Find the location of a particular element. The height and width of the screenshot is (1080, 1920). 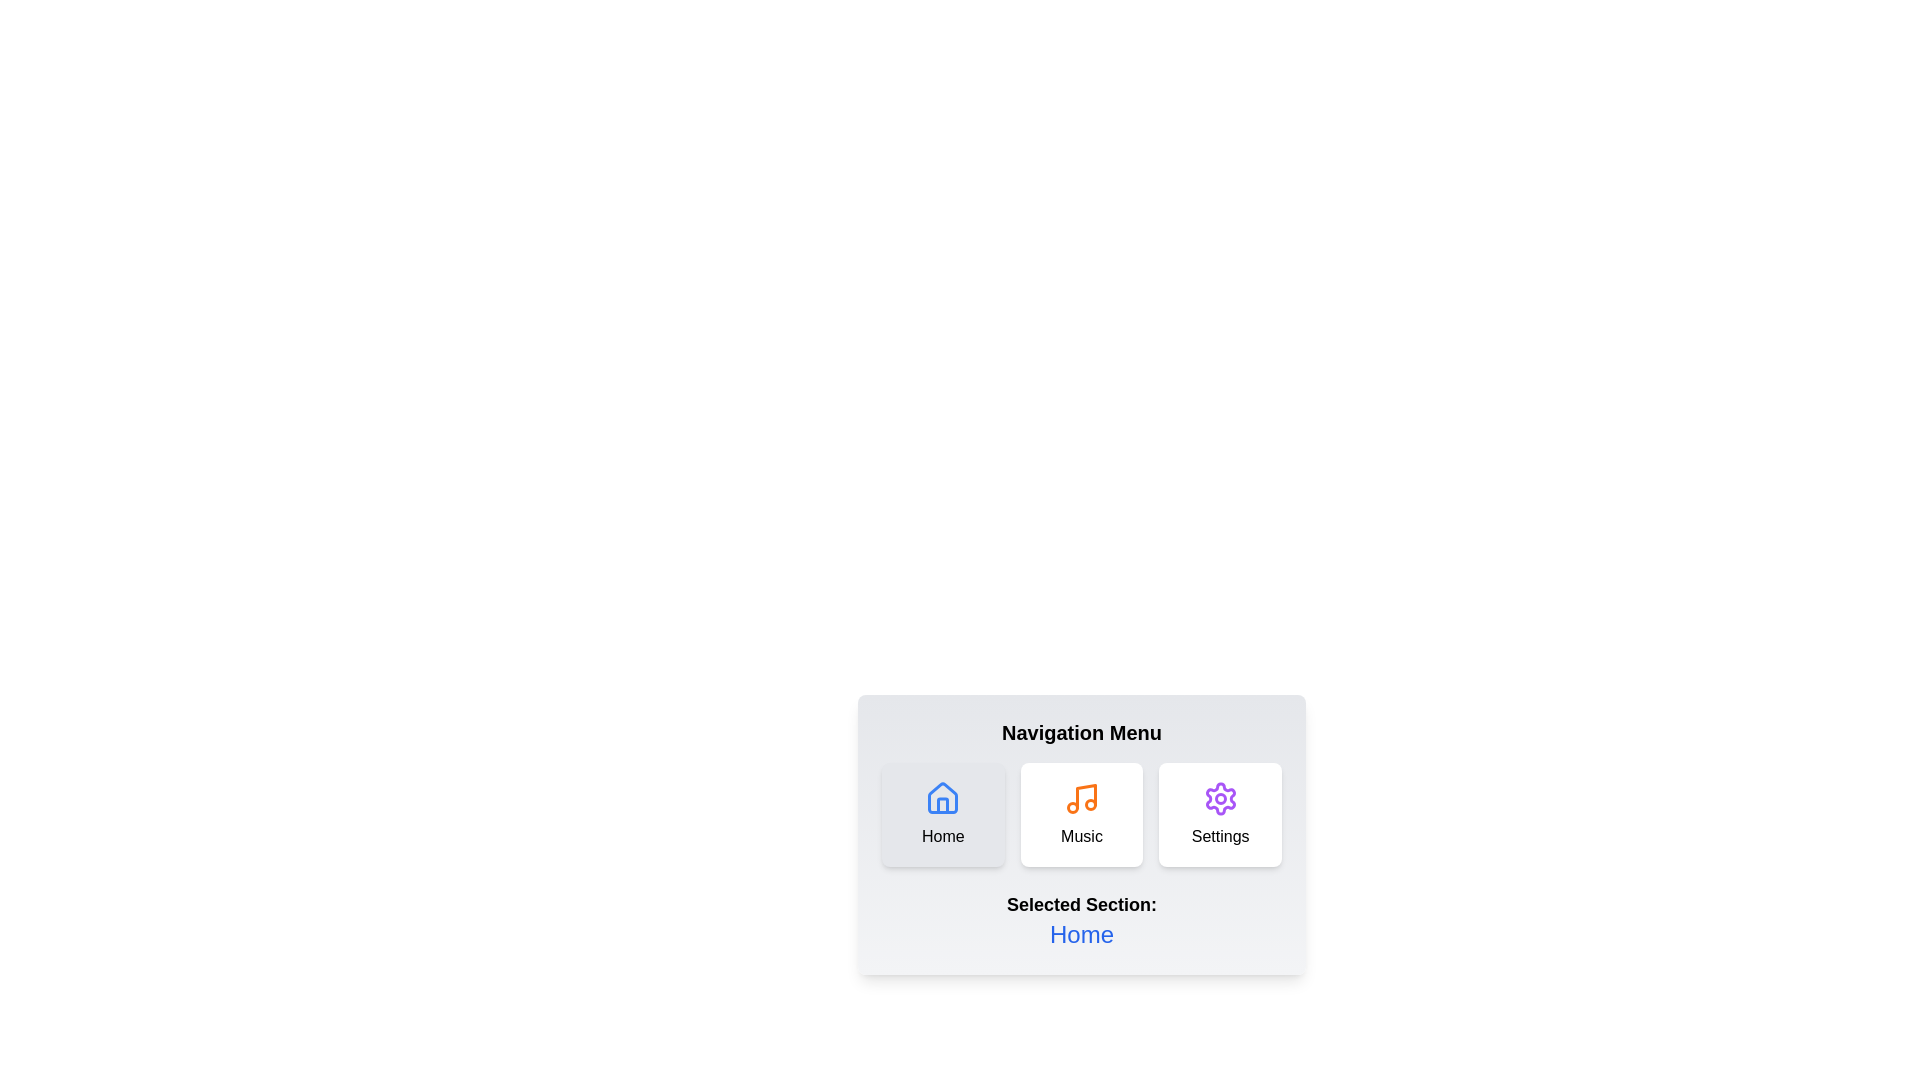

the Home button to navigate to the corresponding section is located at coordinates (942, 814).